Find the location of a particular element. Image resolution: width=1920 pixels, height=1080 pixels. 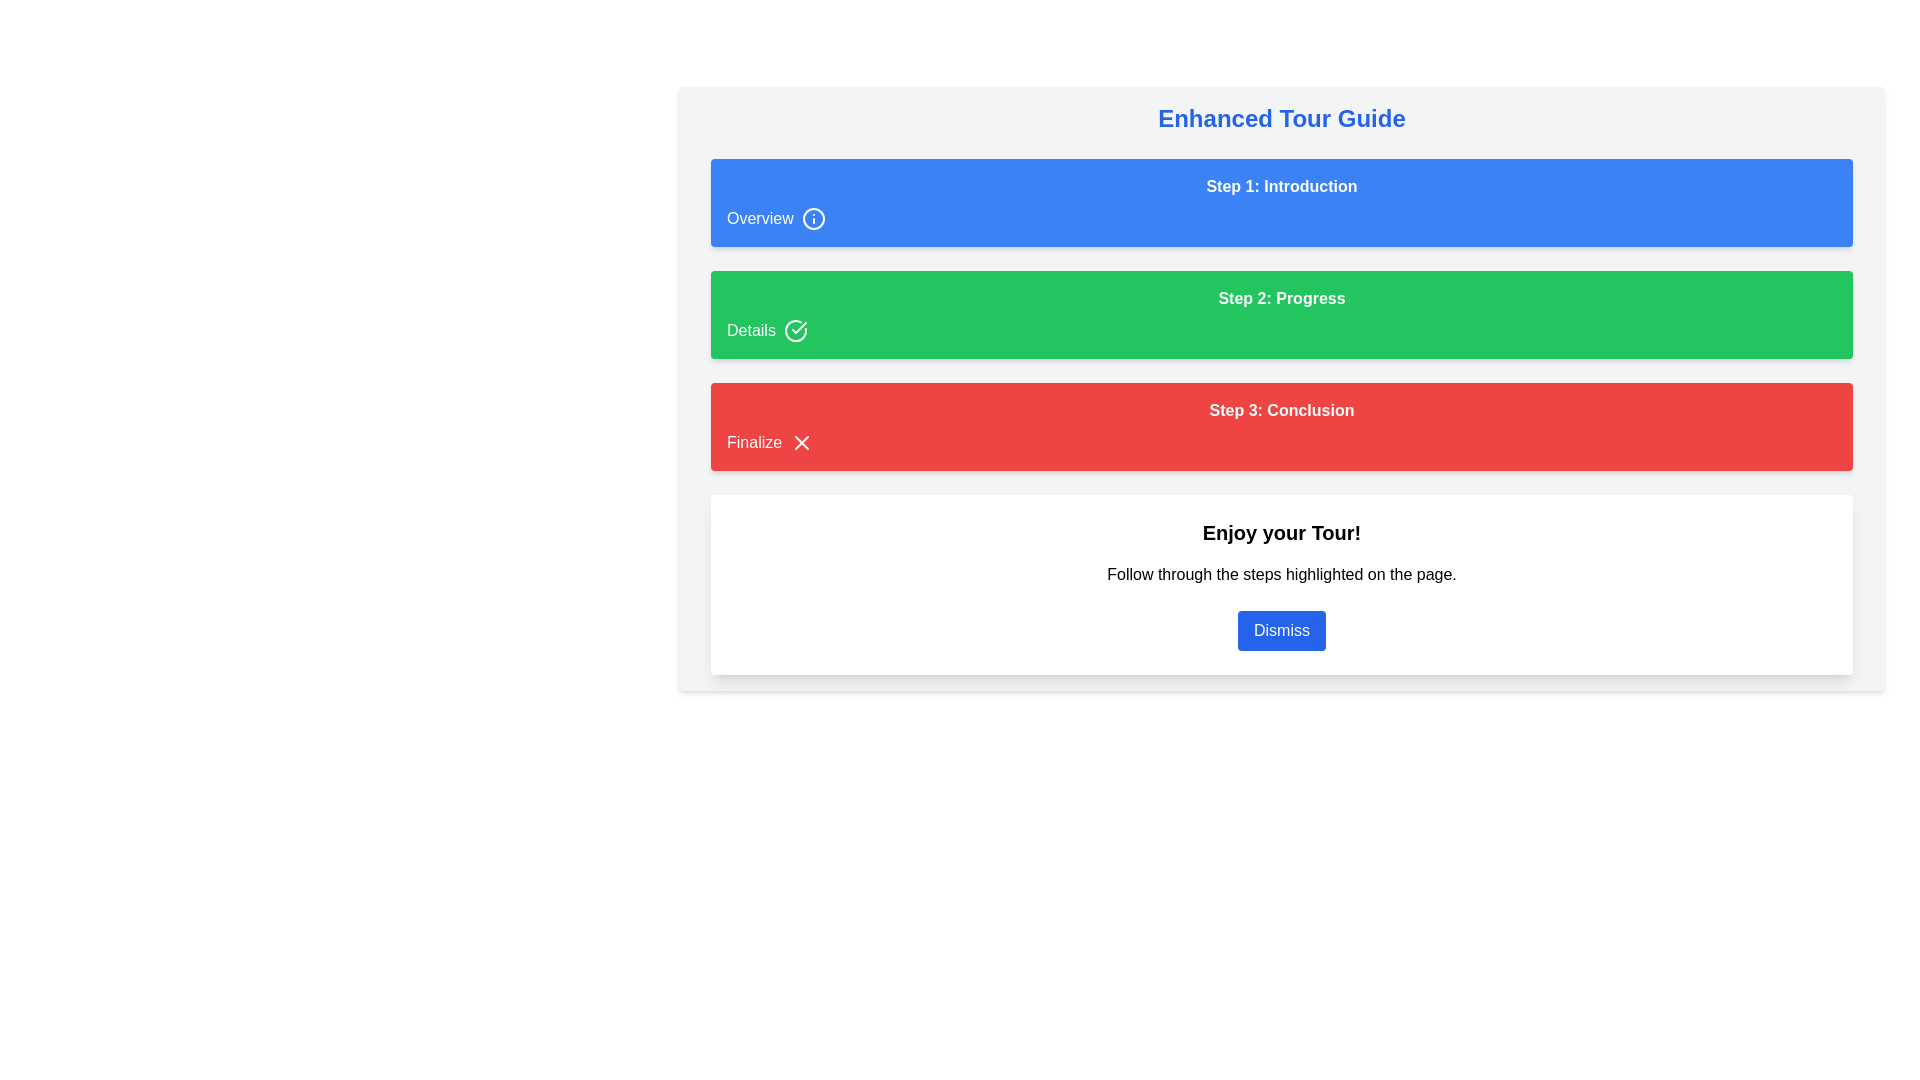

the Text Label at the top of the interface, which serves as a title or heading for the content below is located at coordinates (1281, 119).